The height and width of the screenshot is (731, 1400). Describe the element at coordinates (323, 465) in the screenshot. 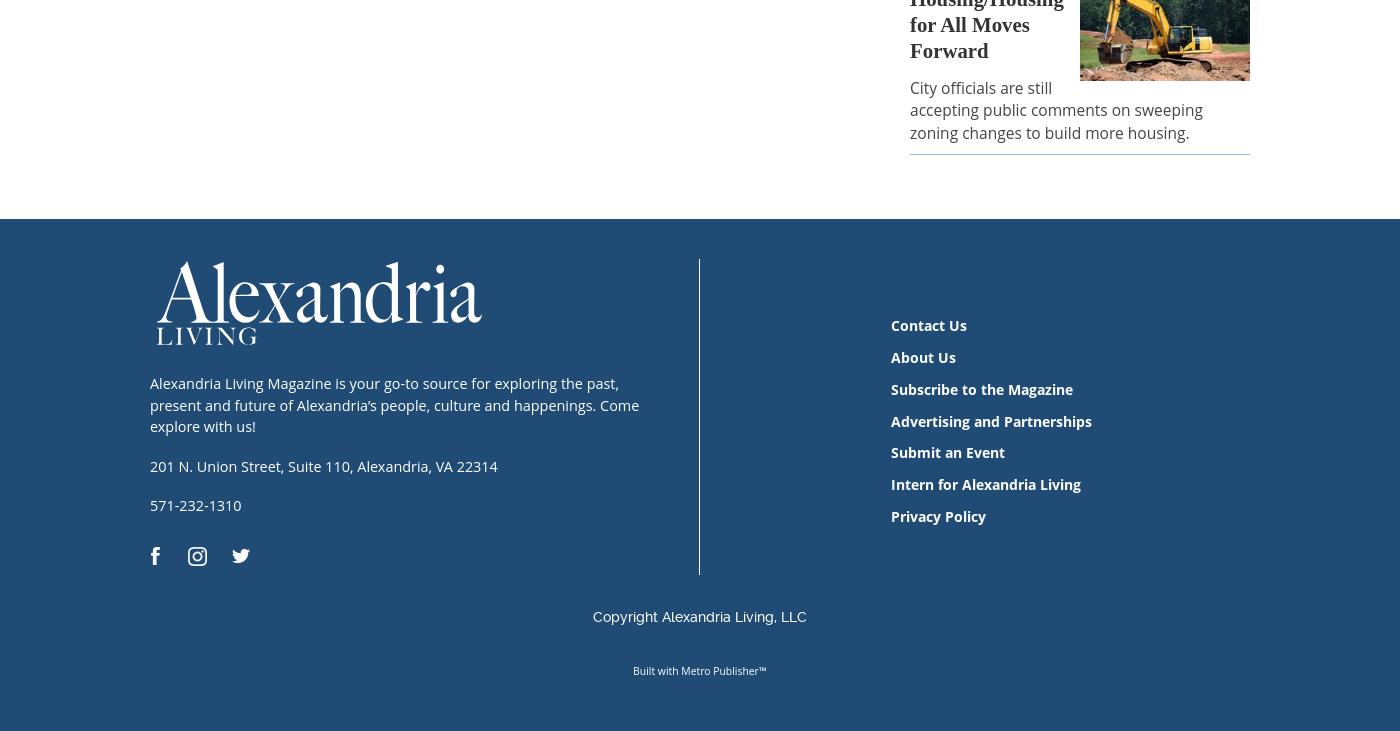

I see `'201 N. Union Street, Suite 110, Alexandria, VA 22314'` at that location.